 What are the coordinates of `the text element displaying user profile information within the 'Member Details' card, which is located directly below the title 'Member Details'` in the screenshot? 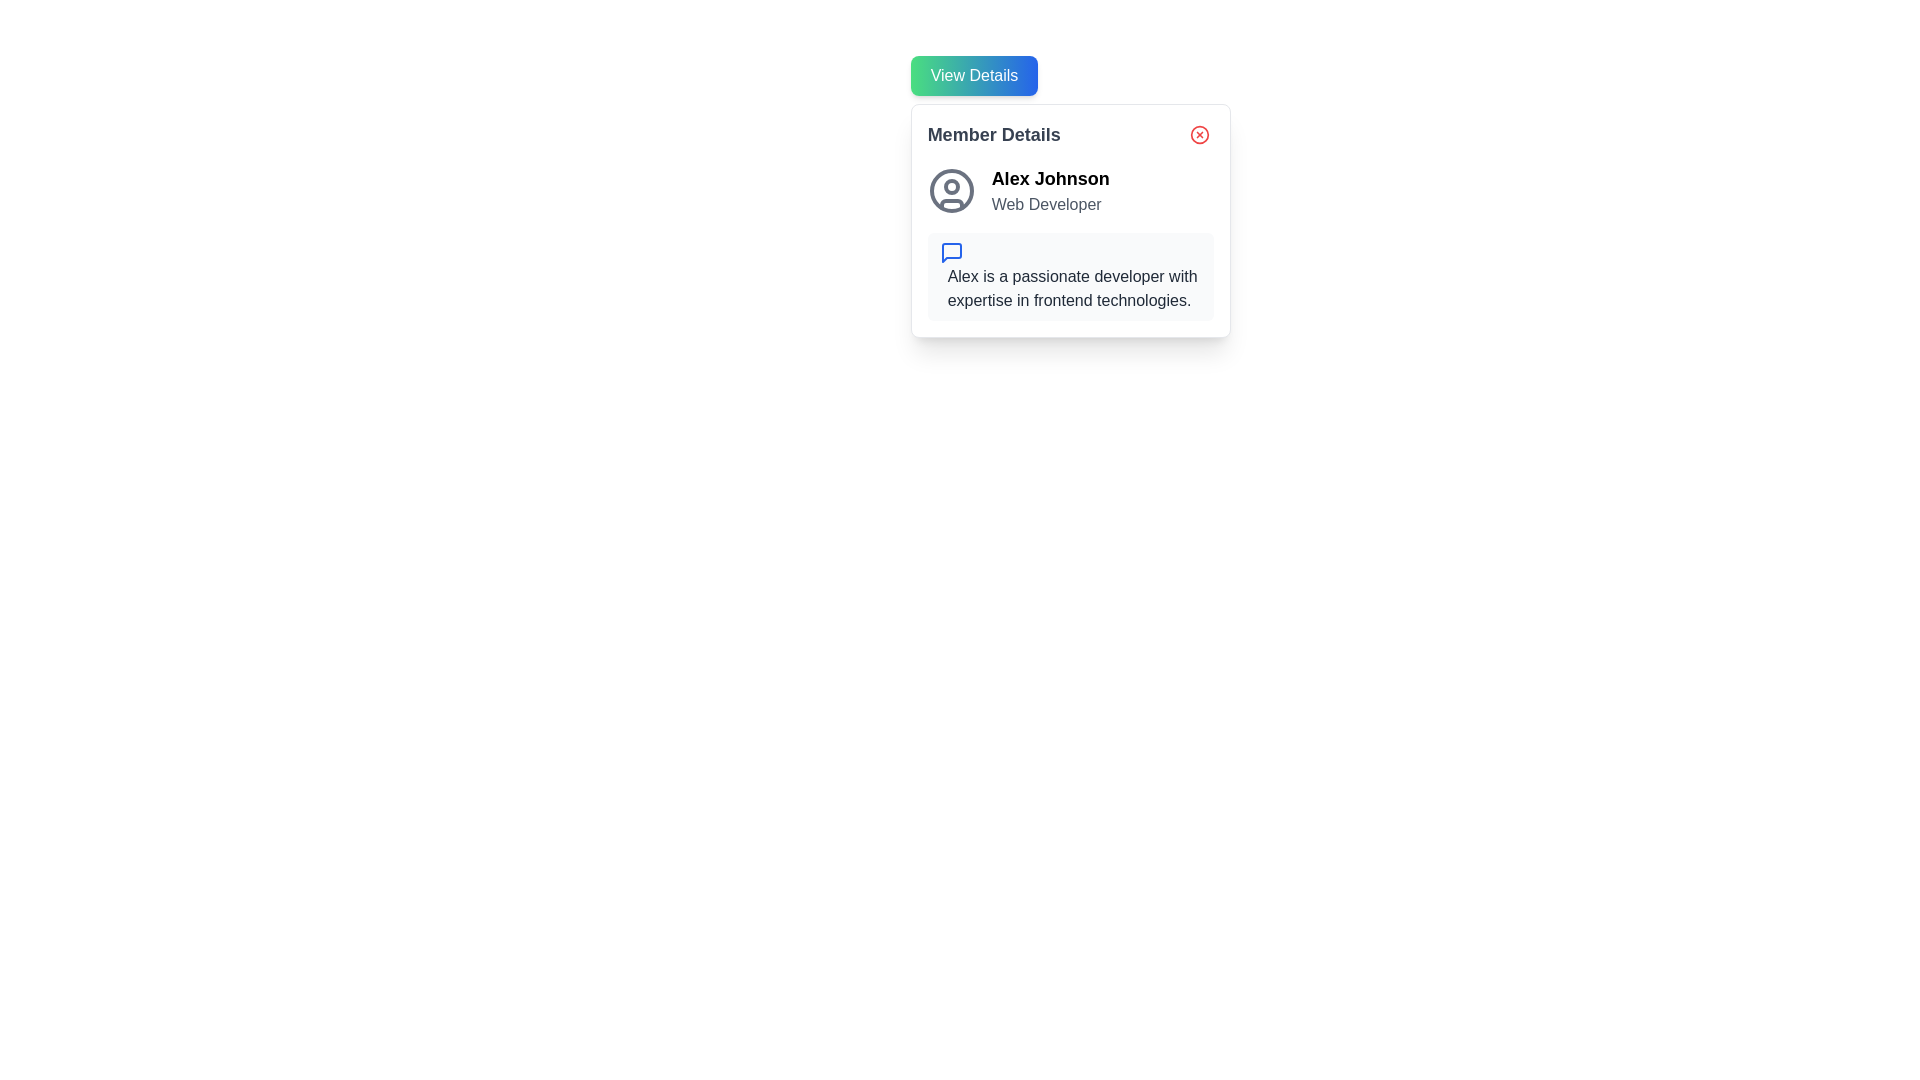 It's located at (1069, 191).